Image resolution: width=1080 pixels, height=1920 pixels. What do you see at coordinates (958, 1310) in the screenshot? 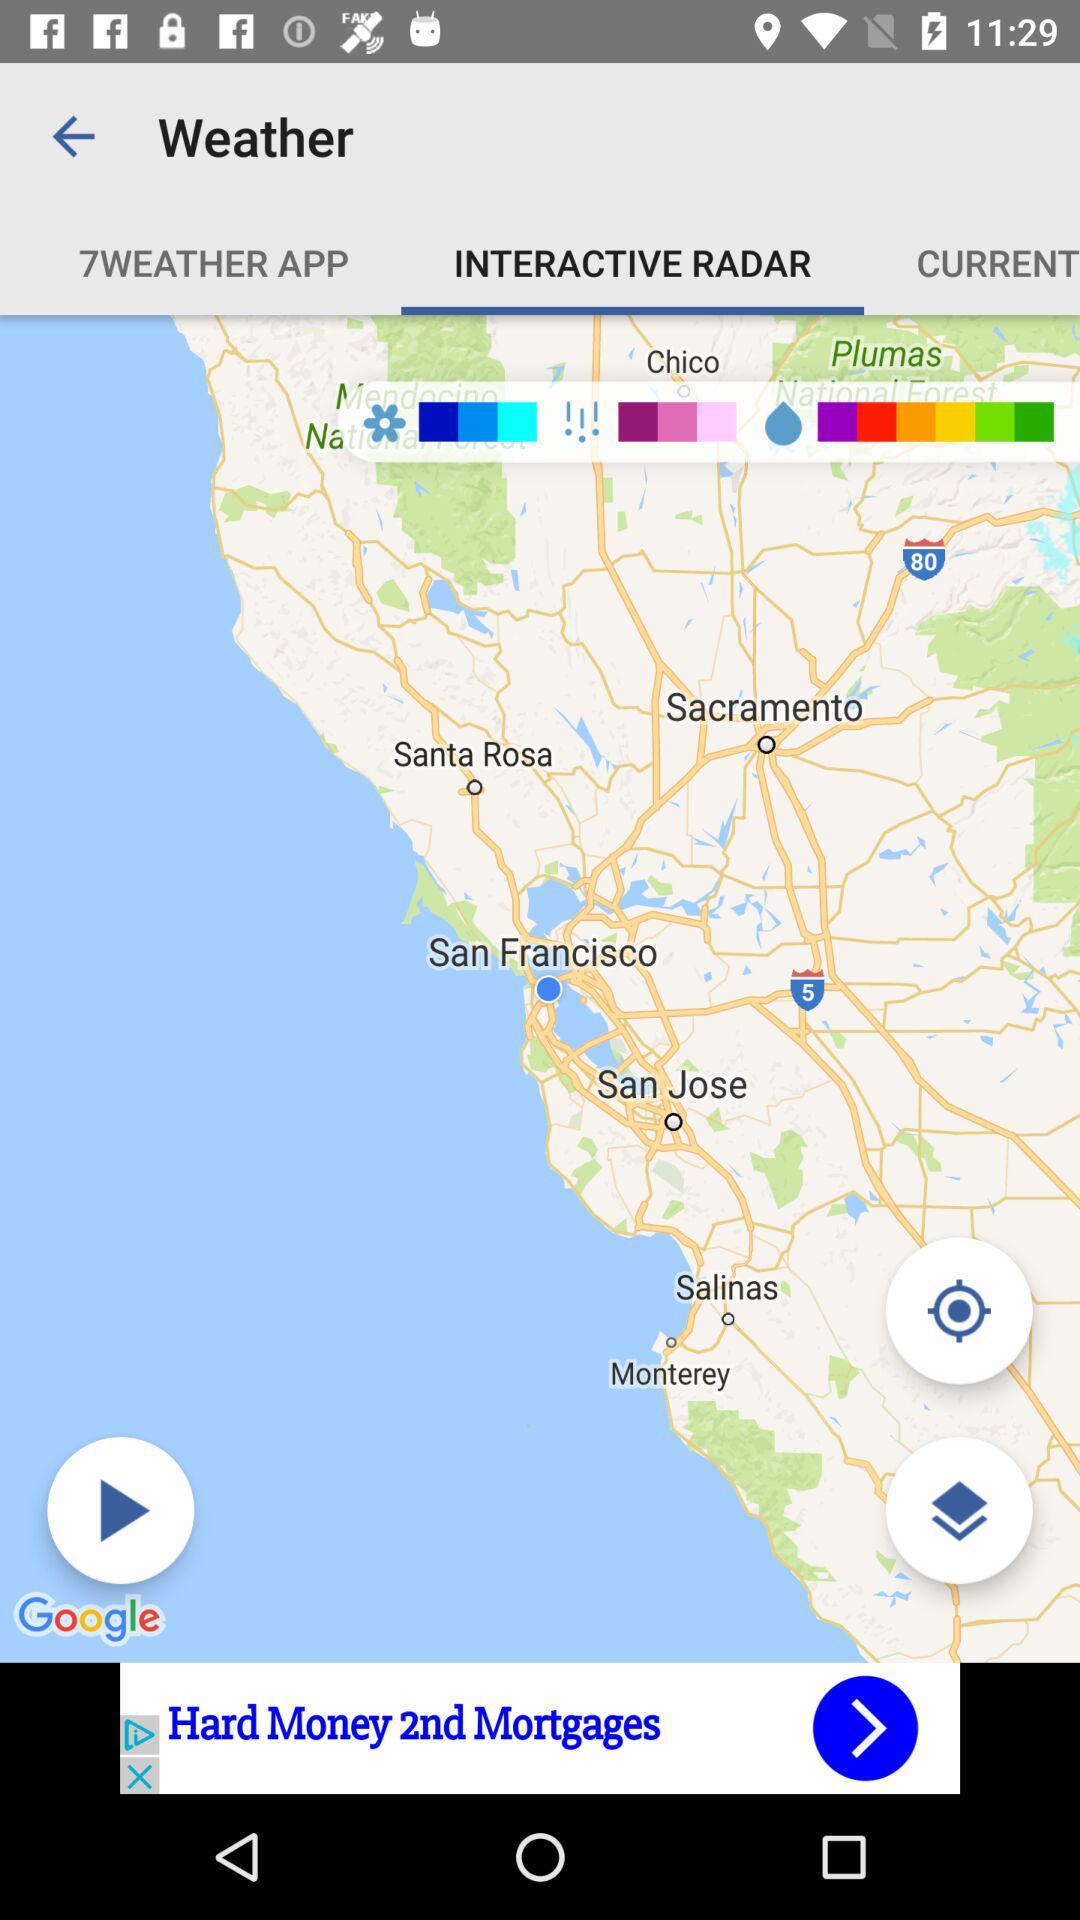
I see `current location` at bounding box center [958, 1310].